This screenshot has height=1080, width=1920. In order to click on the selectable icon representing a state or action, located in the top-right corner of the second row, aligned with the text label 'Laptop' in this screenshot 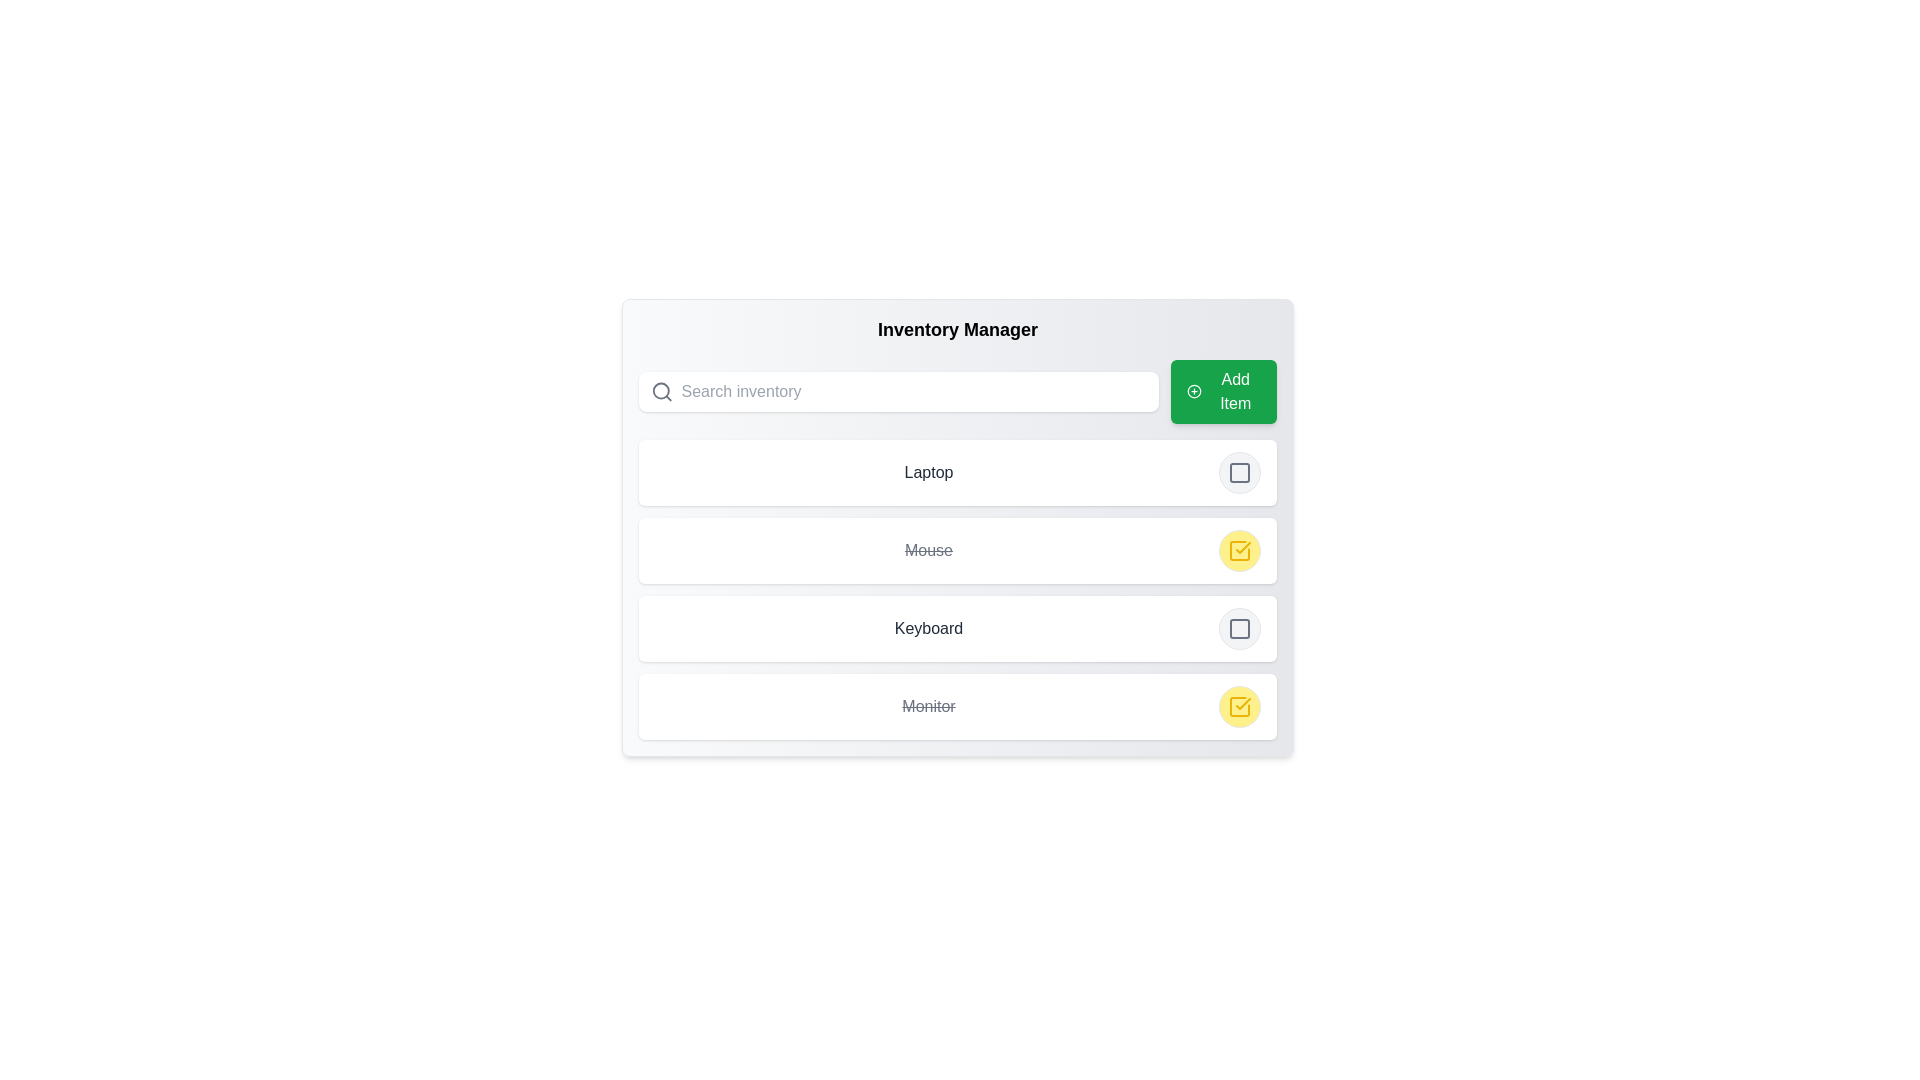, I will do `click(1238, 473)`.